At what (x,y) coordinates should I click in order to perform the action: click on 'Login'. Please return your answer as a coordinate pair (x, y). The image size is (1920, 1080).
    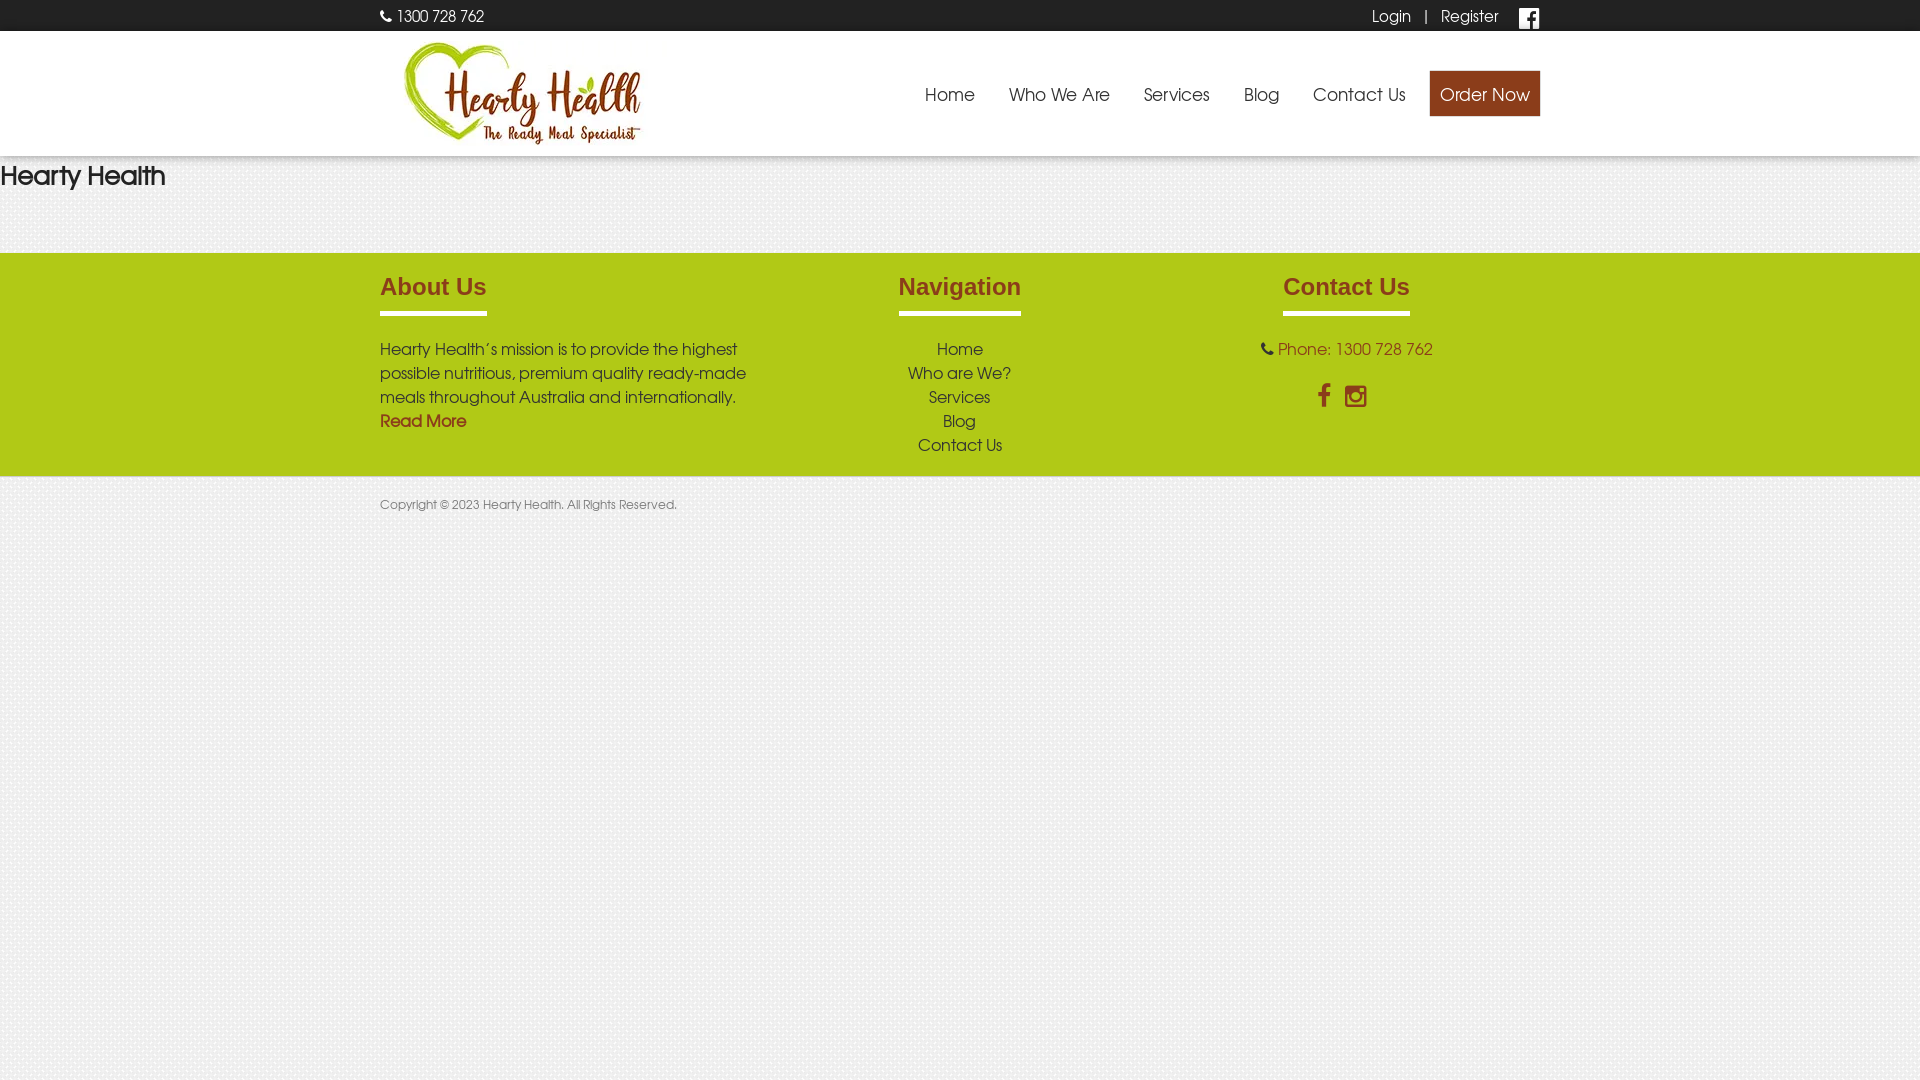
    Looking at the image, I should click on (1390, 15).